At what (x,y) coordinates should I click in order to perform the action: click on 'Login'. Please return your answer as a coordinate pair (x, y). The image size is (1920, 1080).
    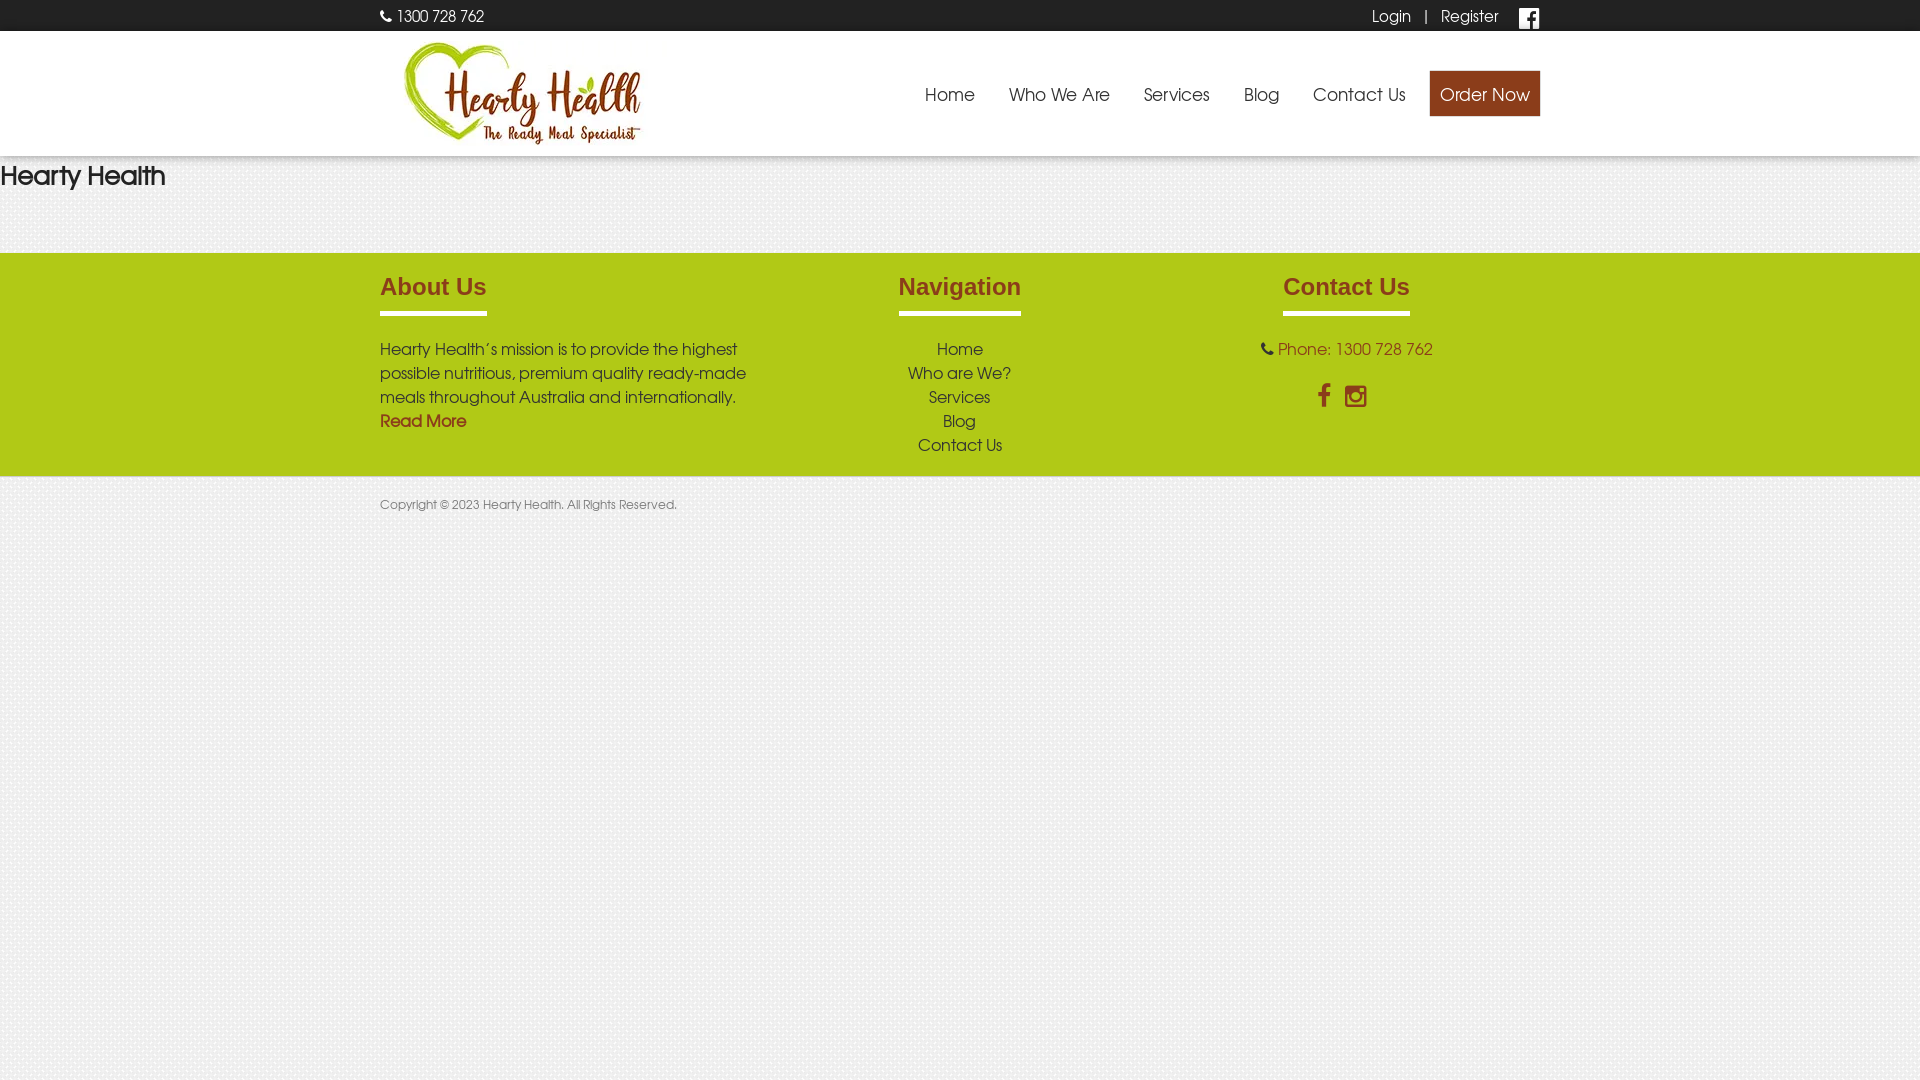
    Looking at the image, I should click on (1390, 15).